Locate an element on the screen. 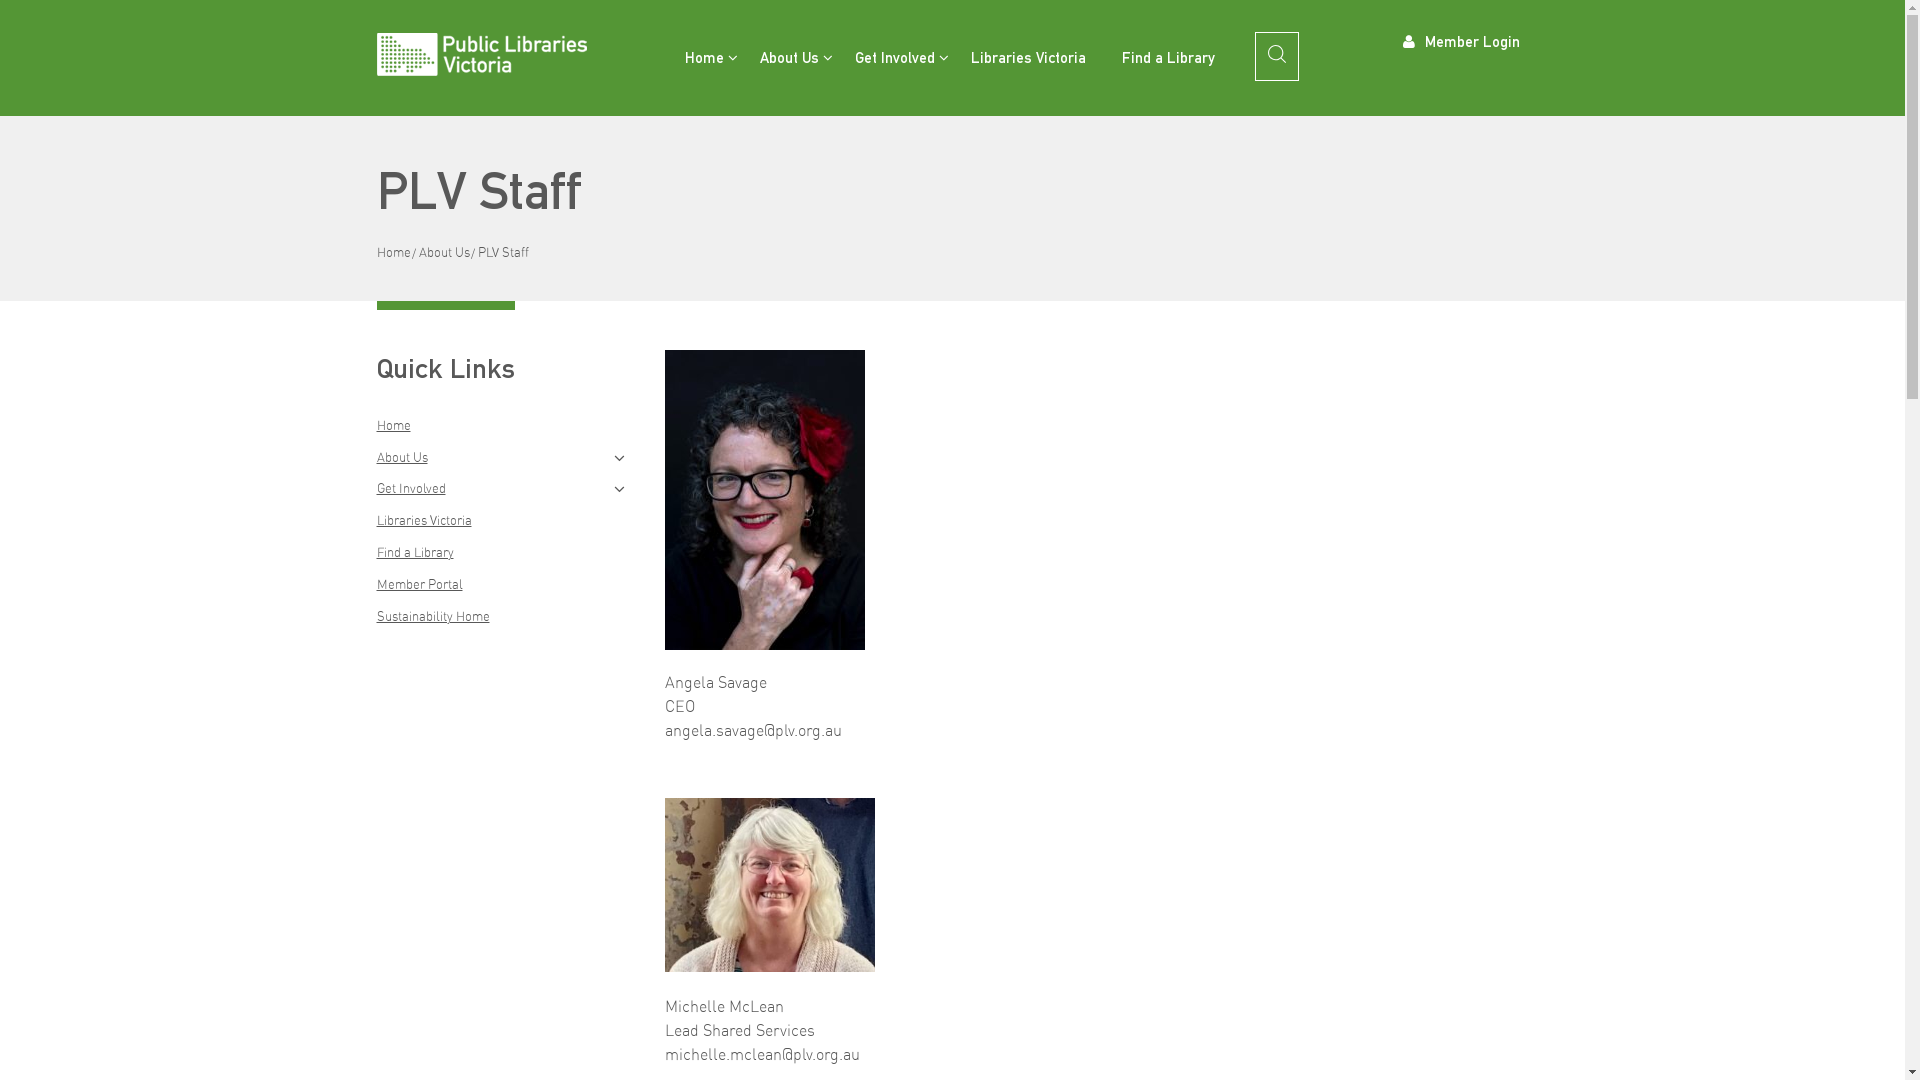 The image size is (1920, 1080). 'Home' is located at coordinates (703, 56).